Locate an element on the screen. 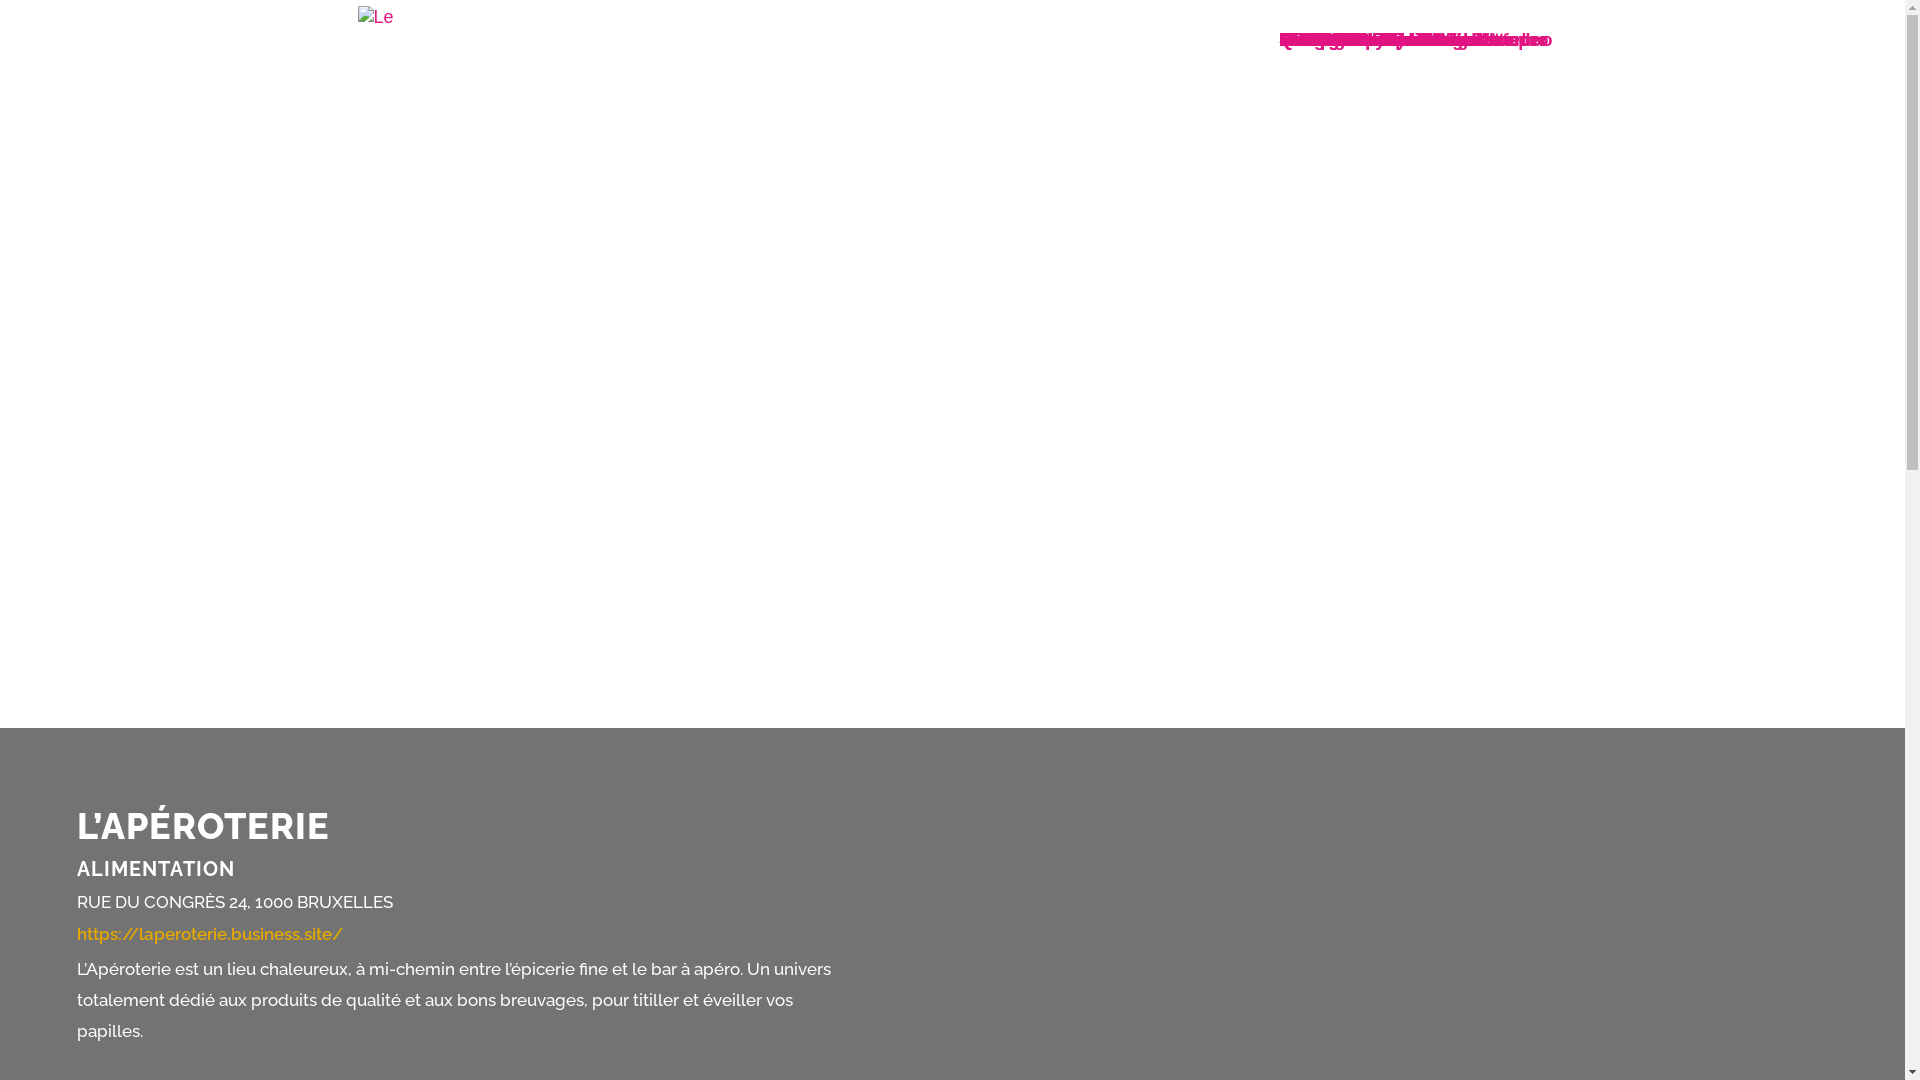  'BXL-Boncadeau' is located at coordinates (1348, 39).